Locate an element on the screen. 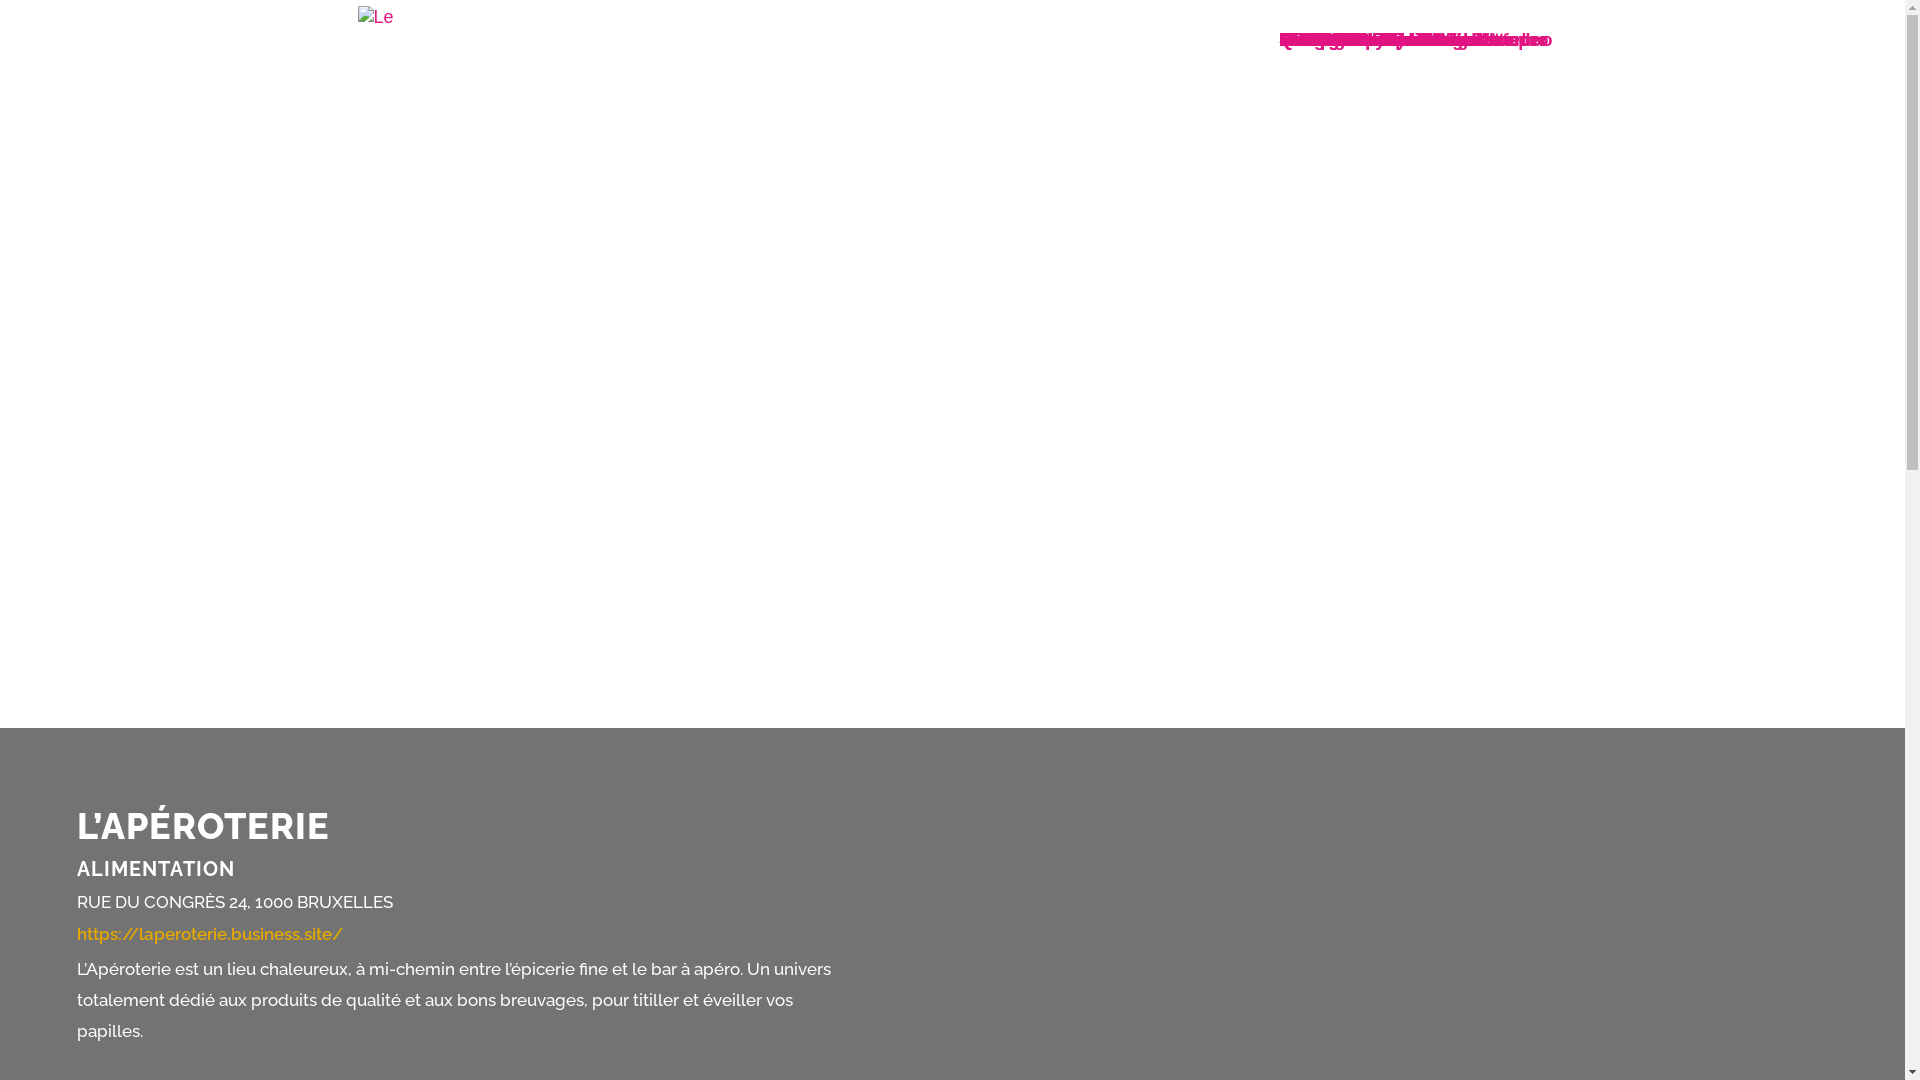  'BXL-Boncadeau' is located at coordinates (1348, 39).